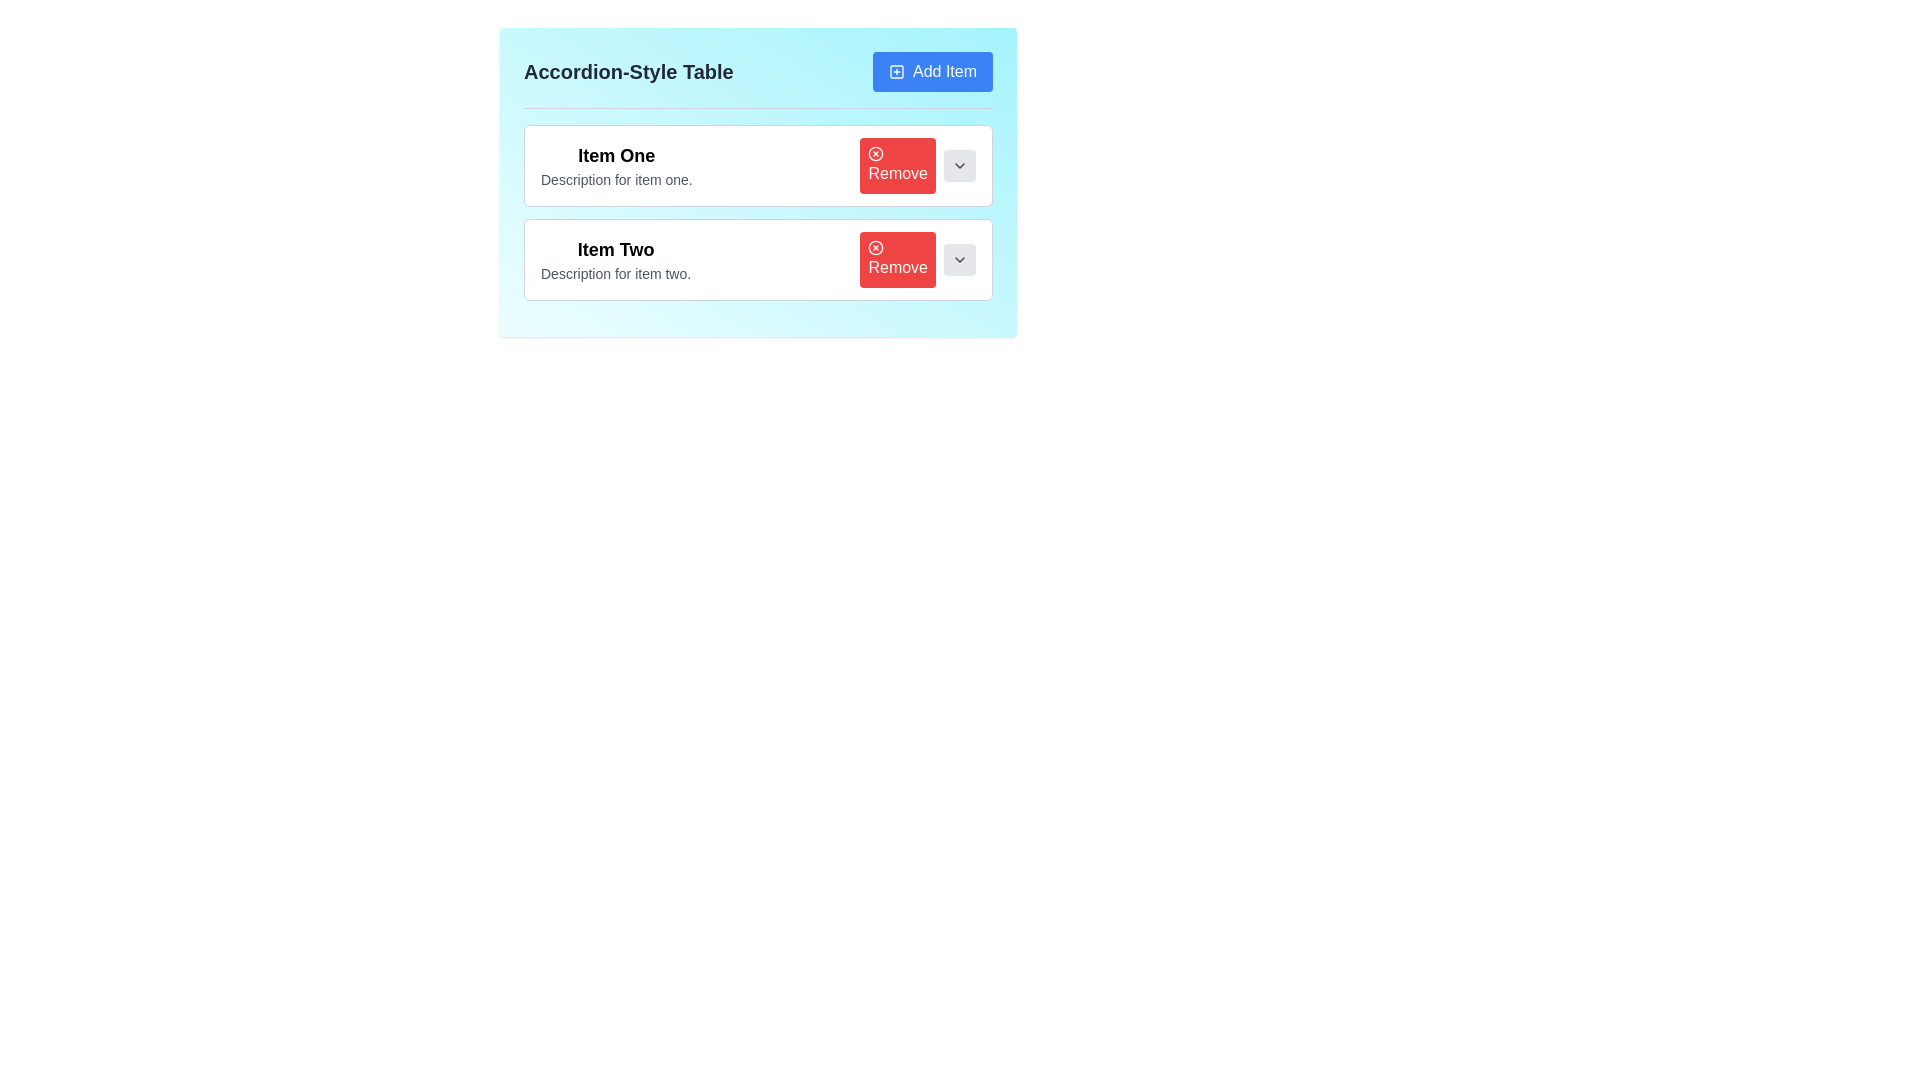  What do you see at coordinates (615, 164) in the screenshot?
I see `the Label with description section located in the first row of the accordion-style table, near the left side, providing static information about the associated item` at bounding box center [615, 164].